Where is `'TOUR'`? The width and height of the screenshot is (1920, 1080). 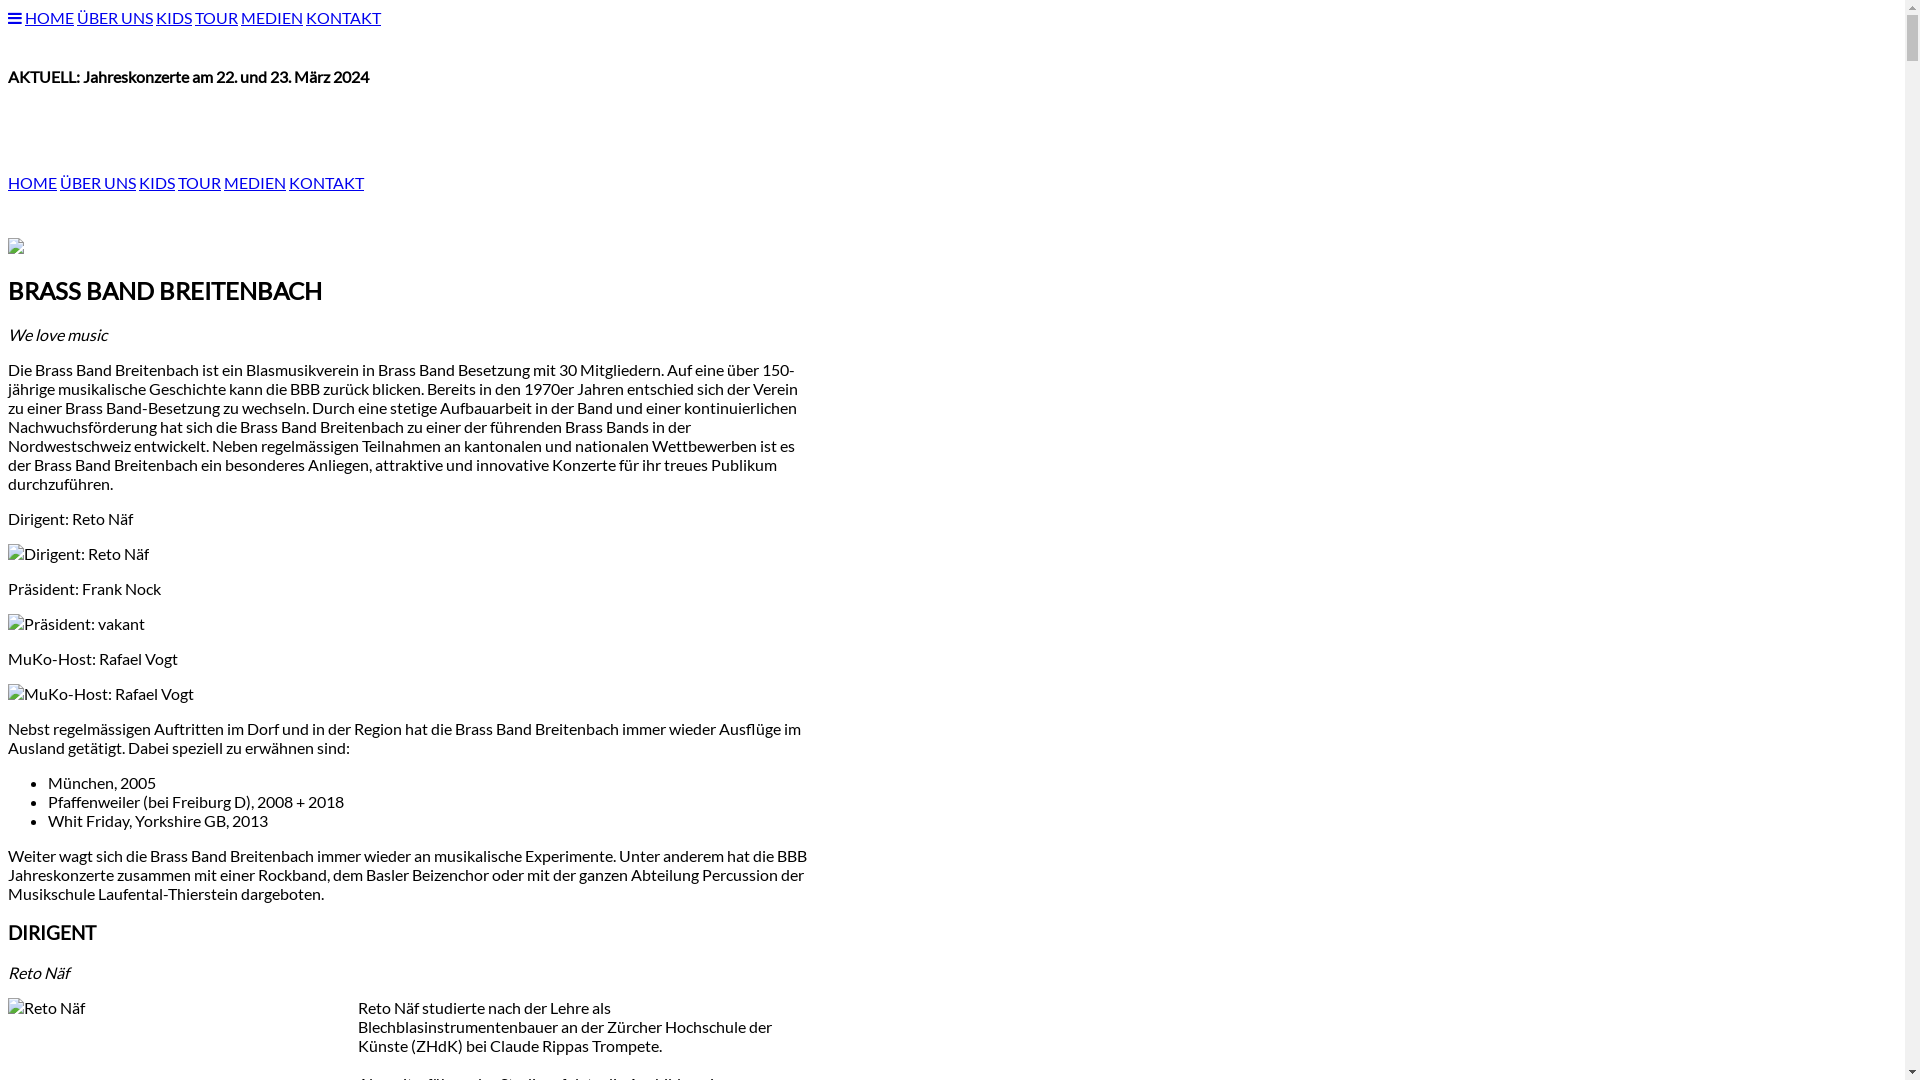
'TOUR' is located at coordinates (216, 17).